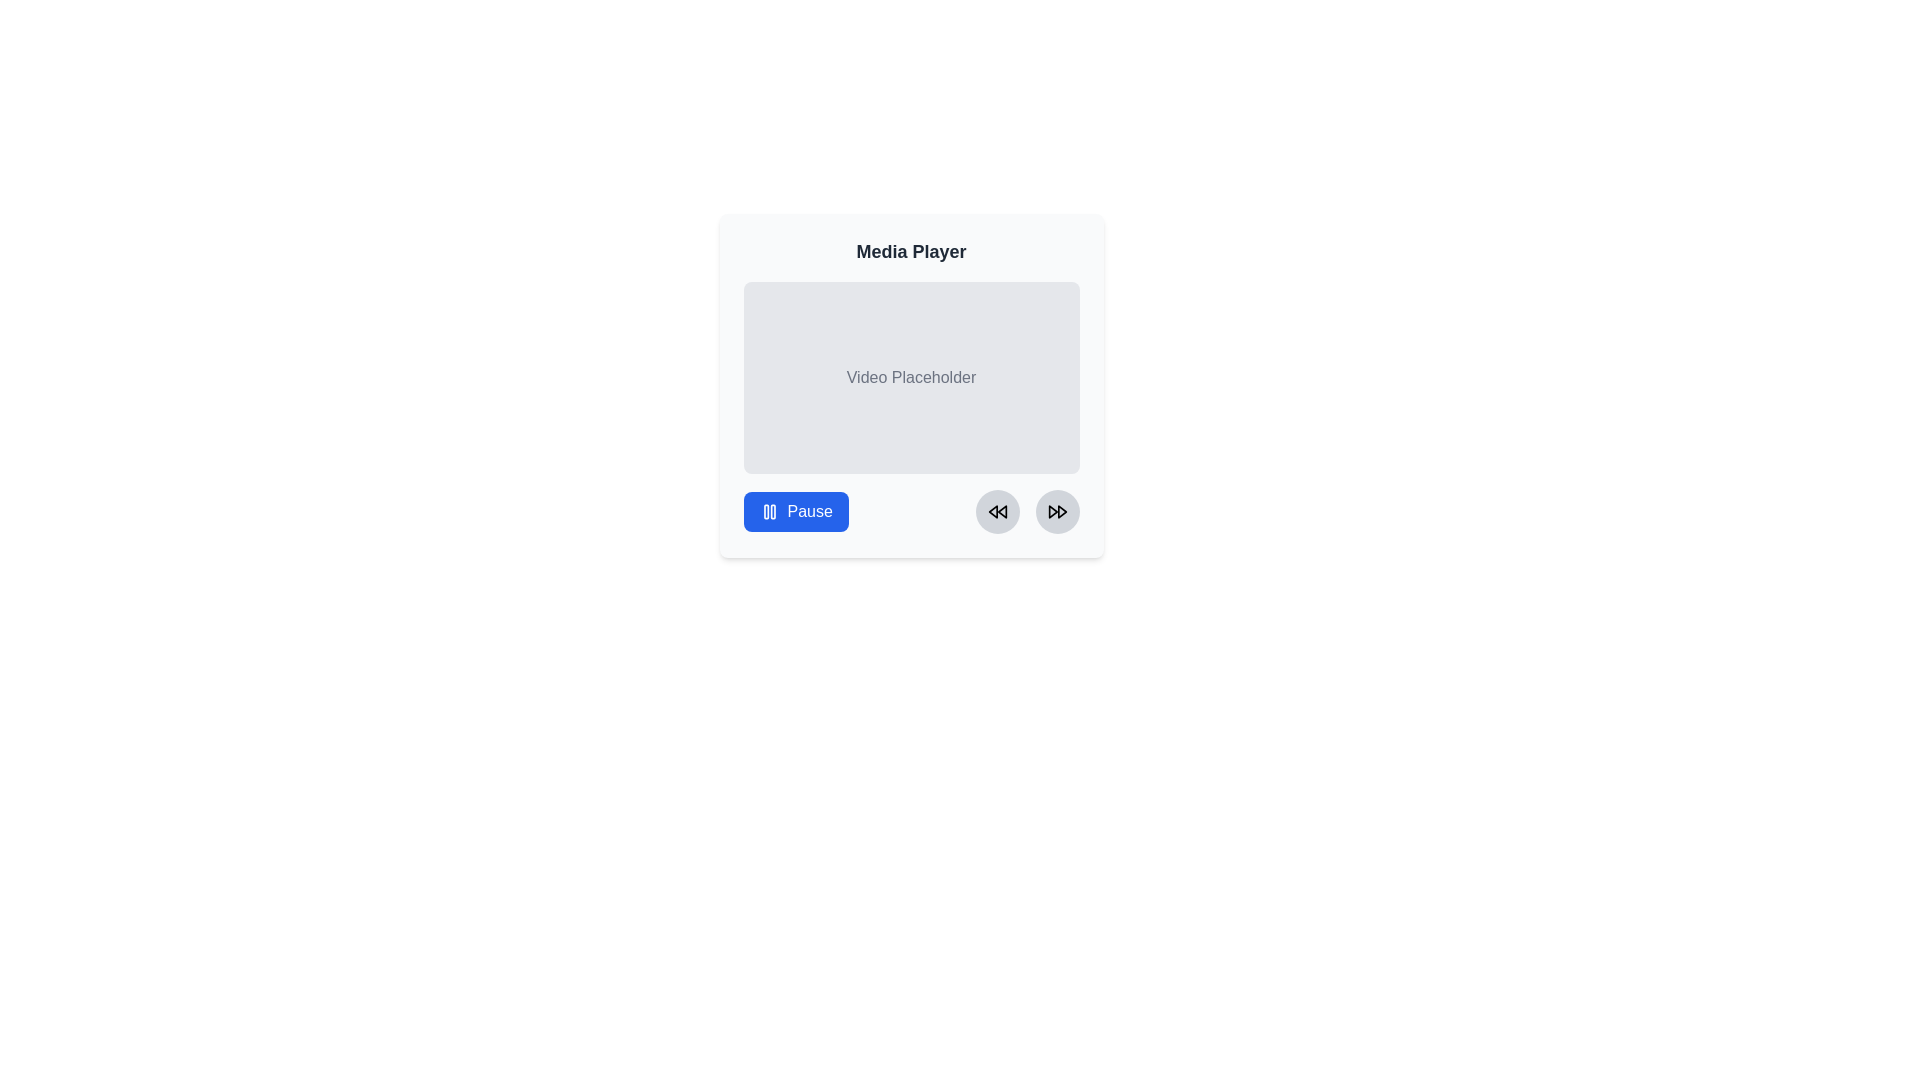 The image size is (1920, 1080). Describe the element at coordinates (1061, 511) in the screenshot. I see `the triangular-shaped arrow button within the media control icon group, which signifies a recording function or alert` at that location.